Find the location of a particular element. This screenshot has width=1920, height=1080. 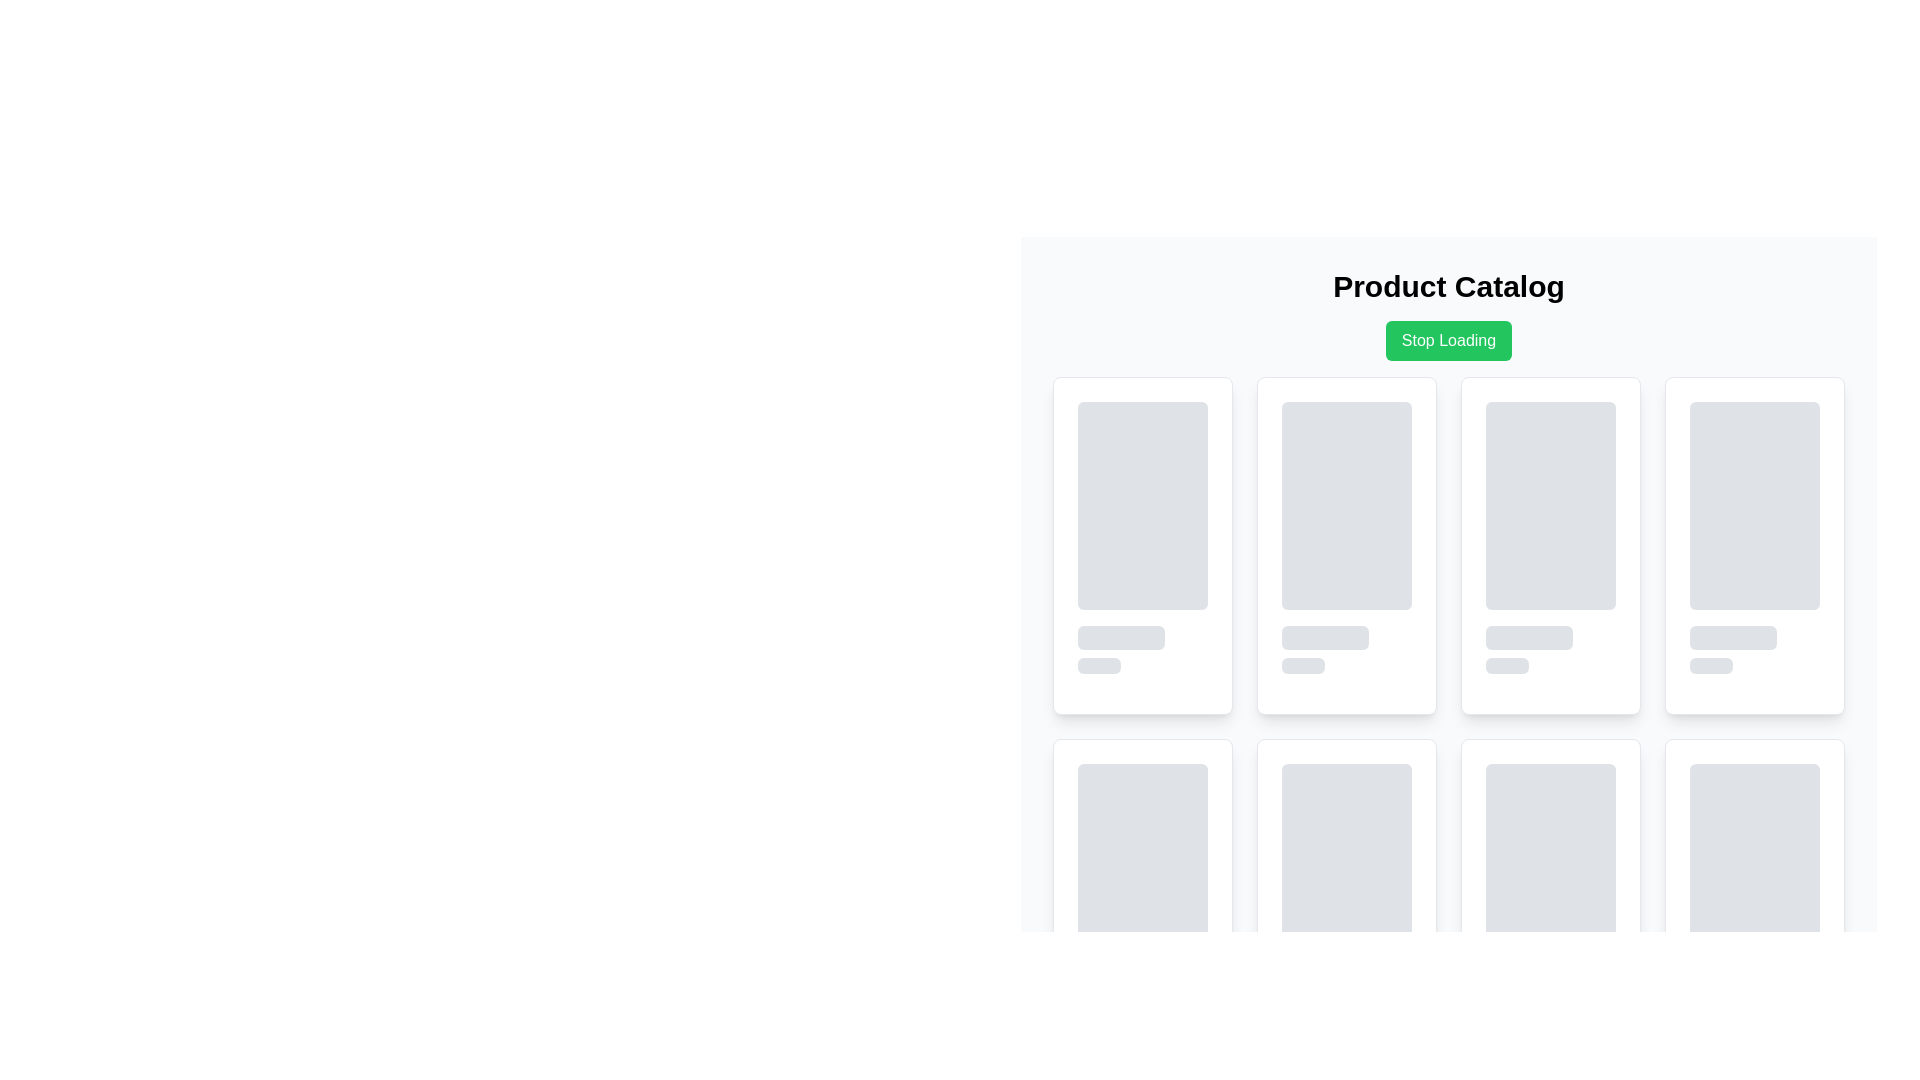

the stop button located below the 'Product Catalog' heading to change its appearance is located at coordinates (1449, 339).